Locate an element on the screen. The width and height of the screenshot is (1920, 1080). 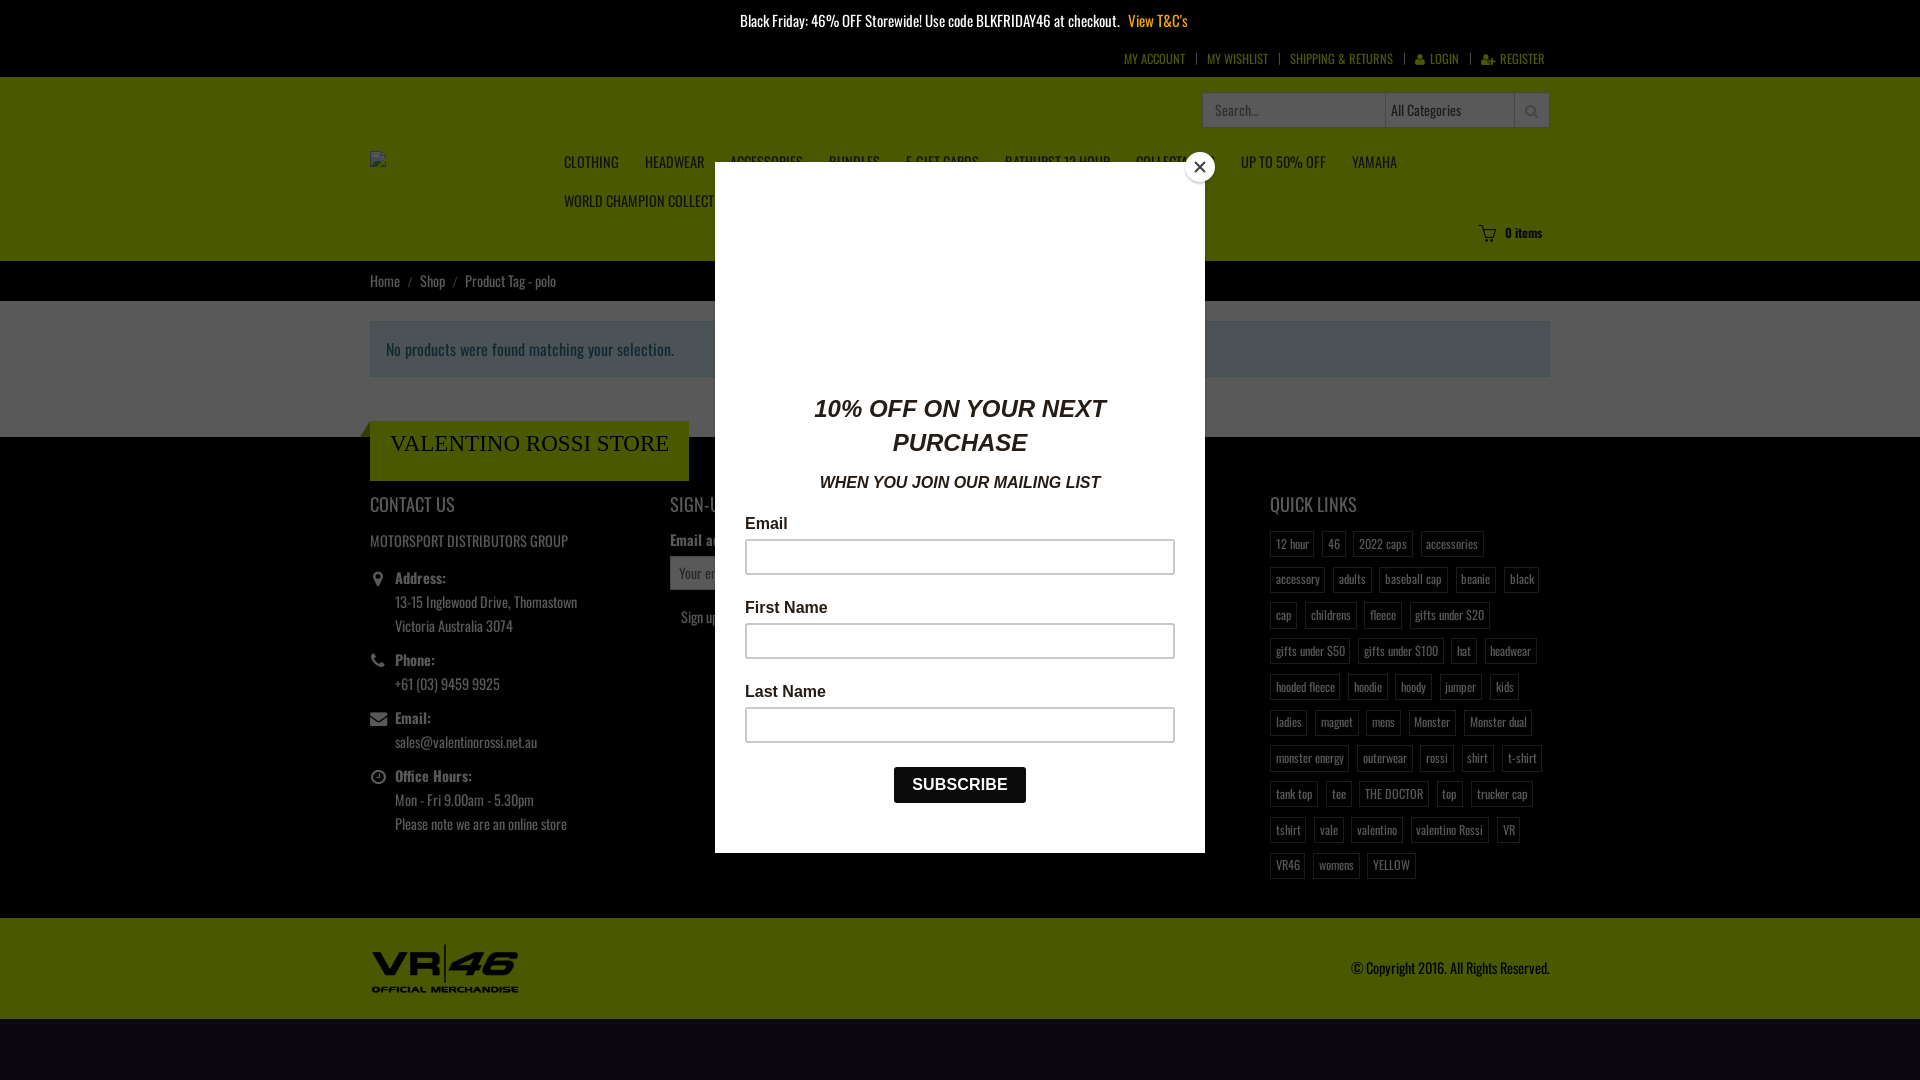
'fleece' is located at coordinates (1381, 613).